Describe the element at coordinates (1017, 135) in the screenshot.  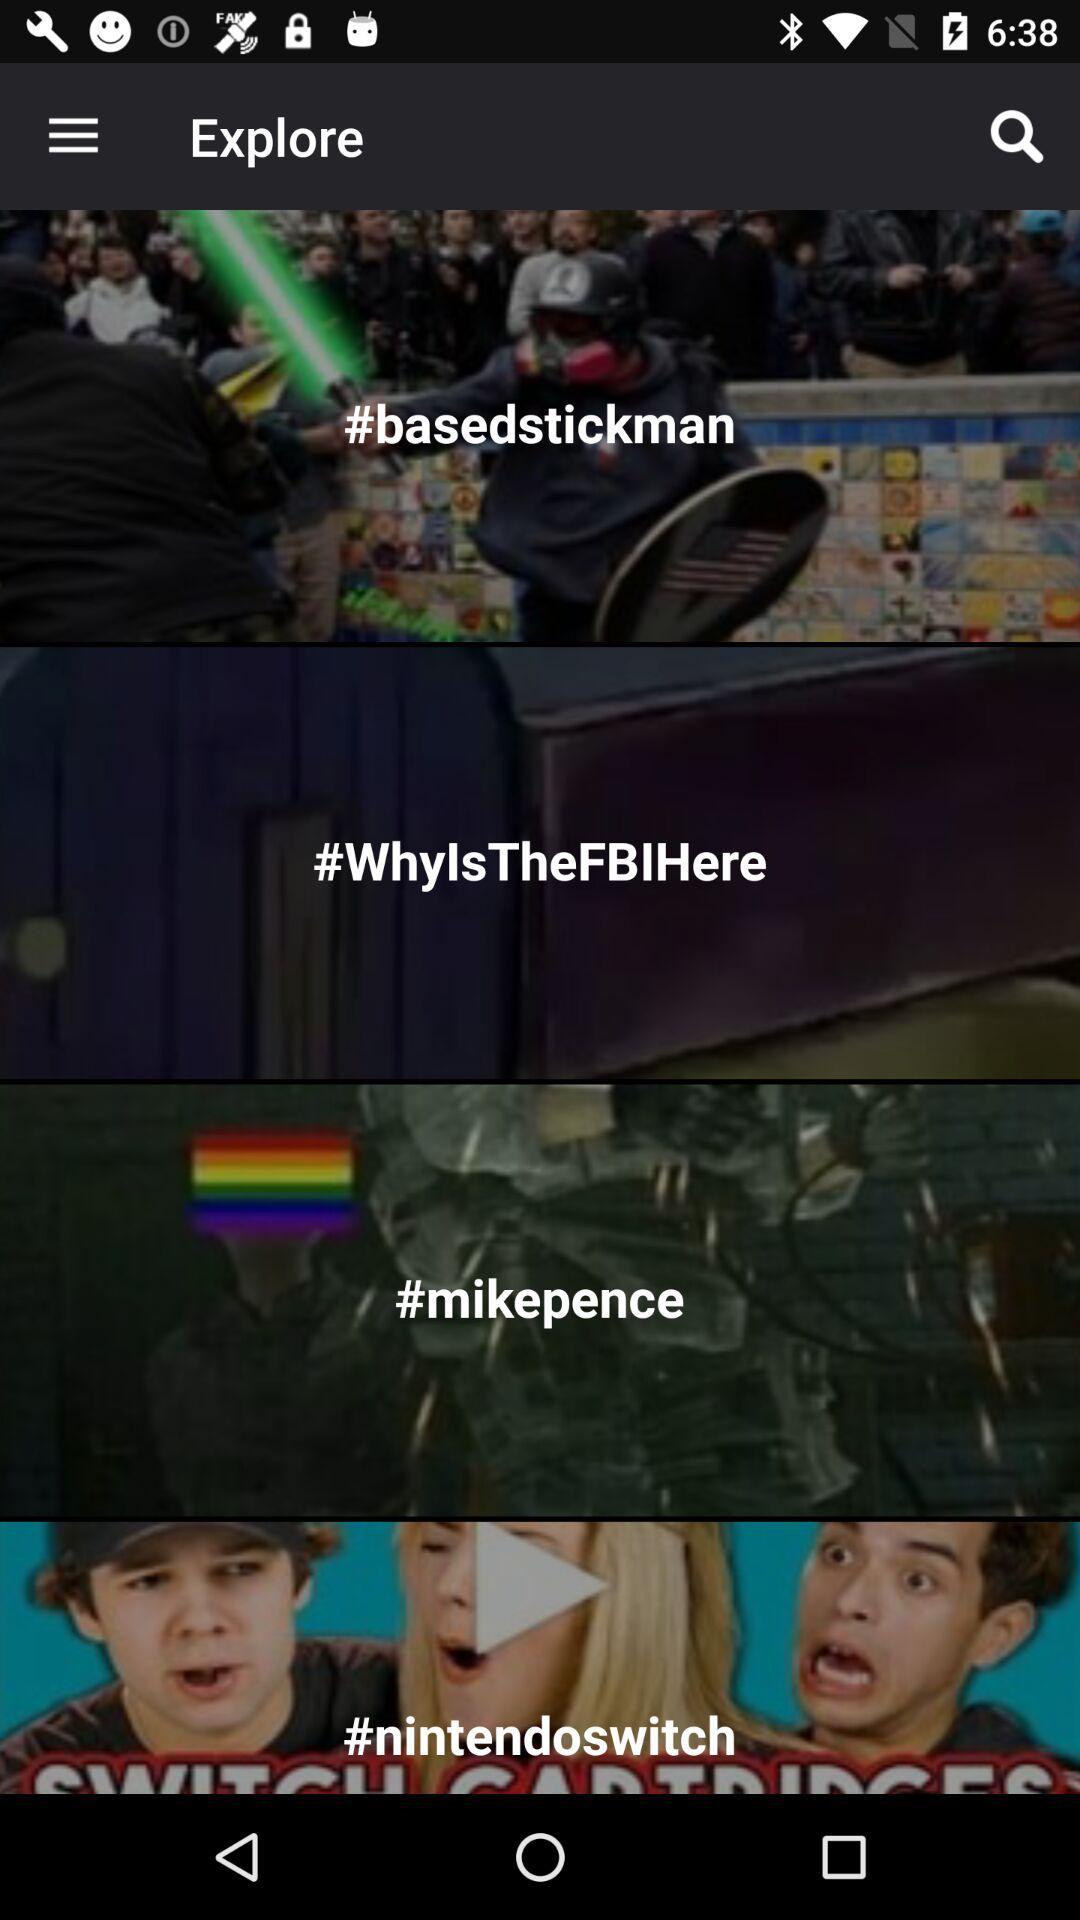
I see `icon to the right of explore` at that location.